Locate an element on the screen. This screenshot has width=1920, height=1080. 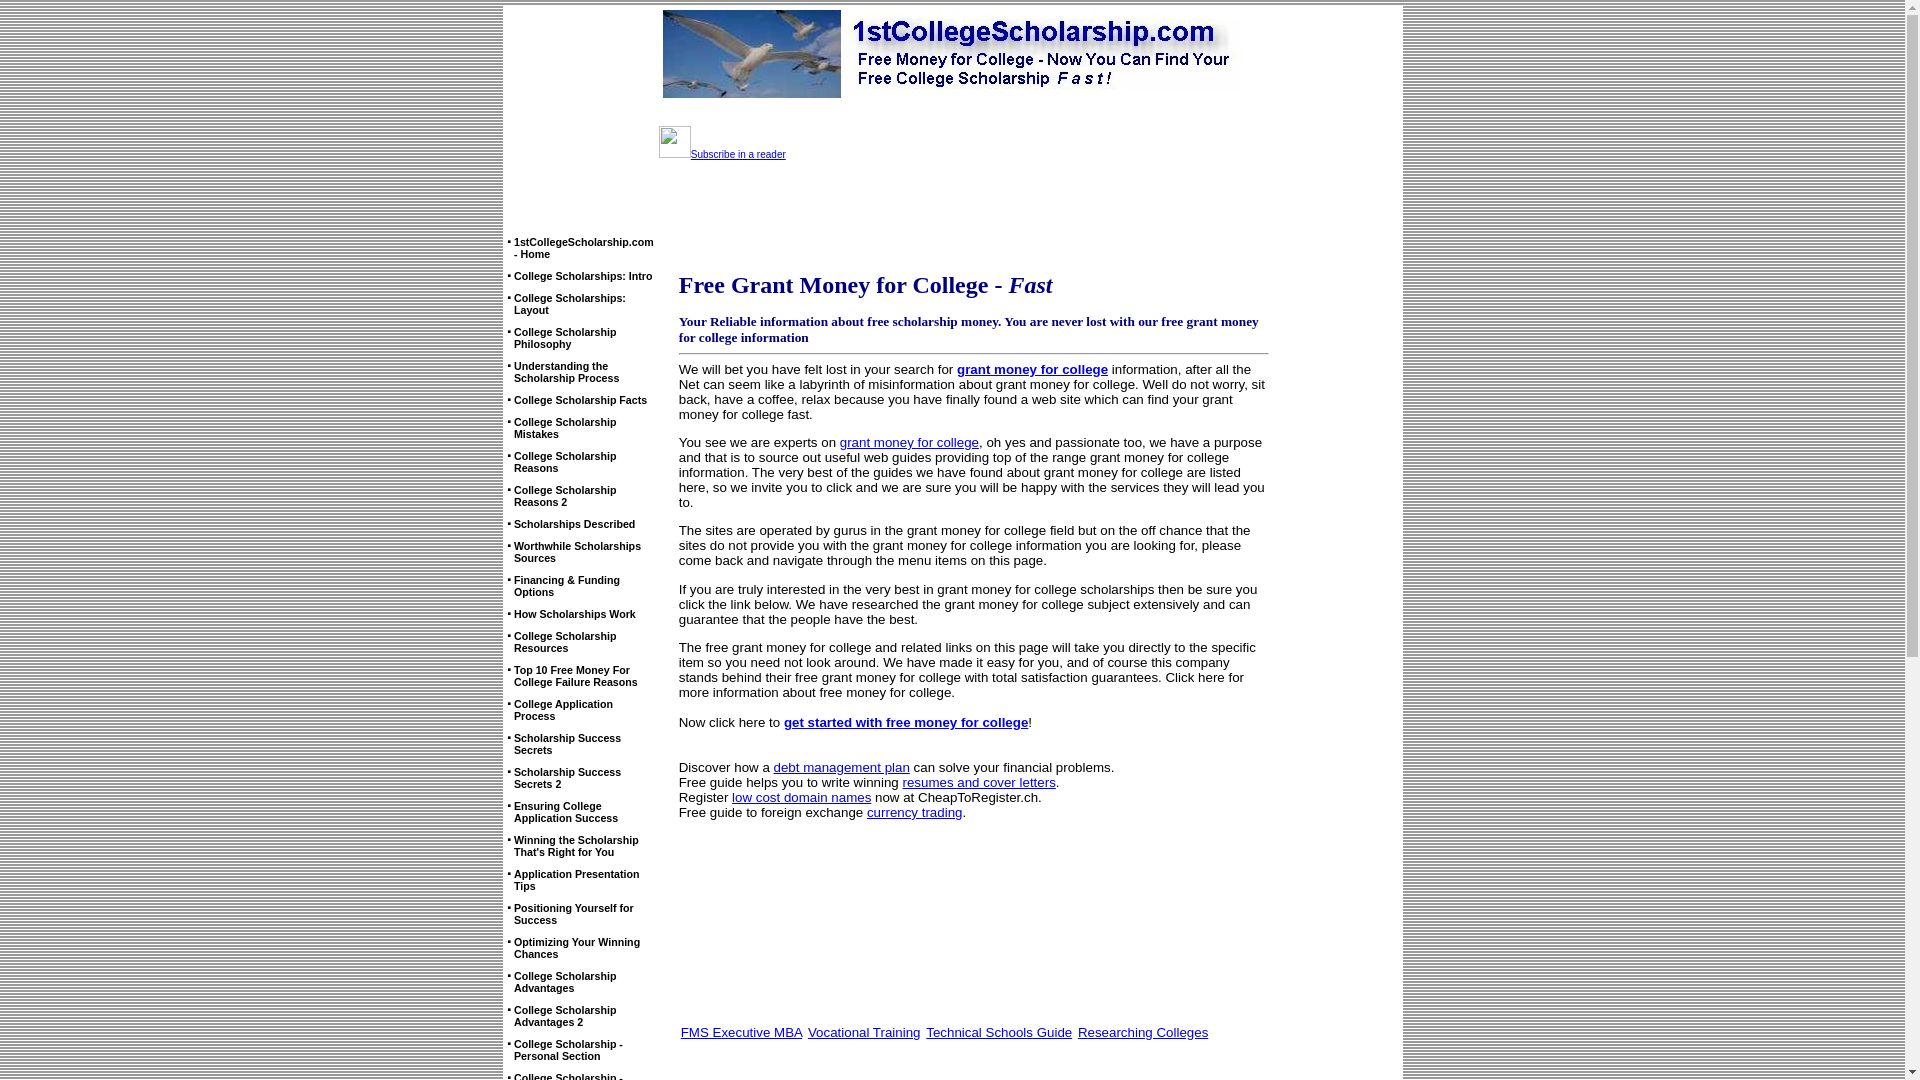
'Optimizing Your Winning Chances' is located at coordinates (575, 947).